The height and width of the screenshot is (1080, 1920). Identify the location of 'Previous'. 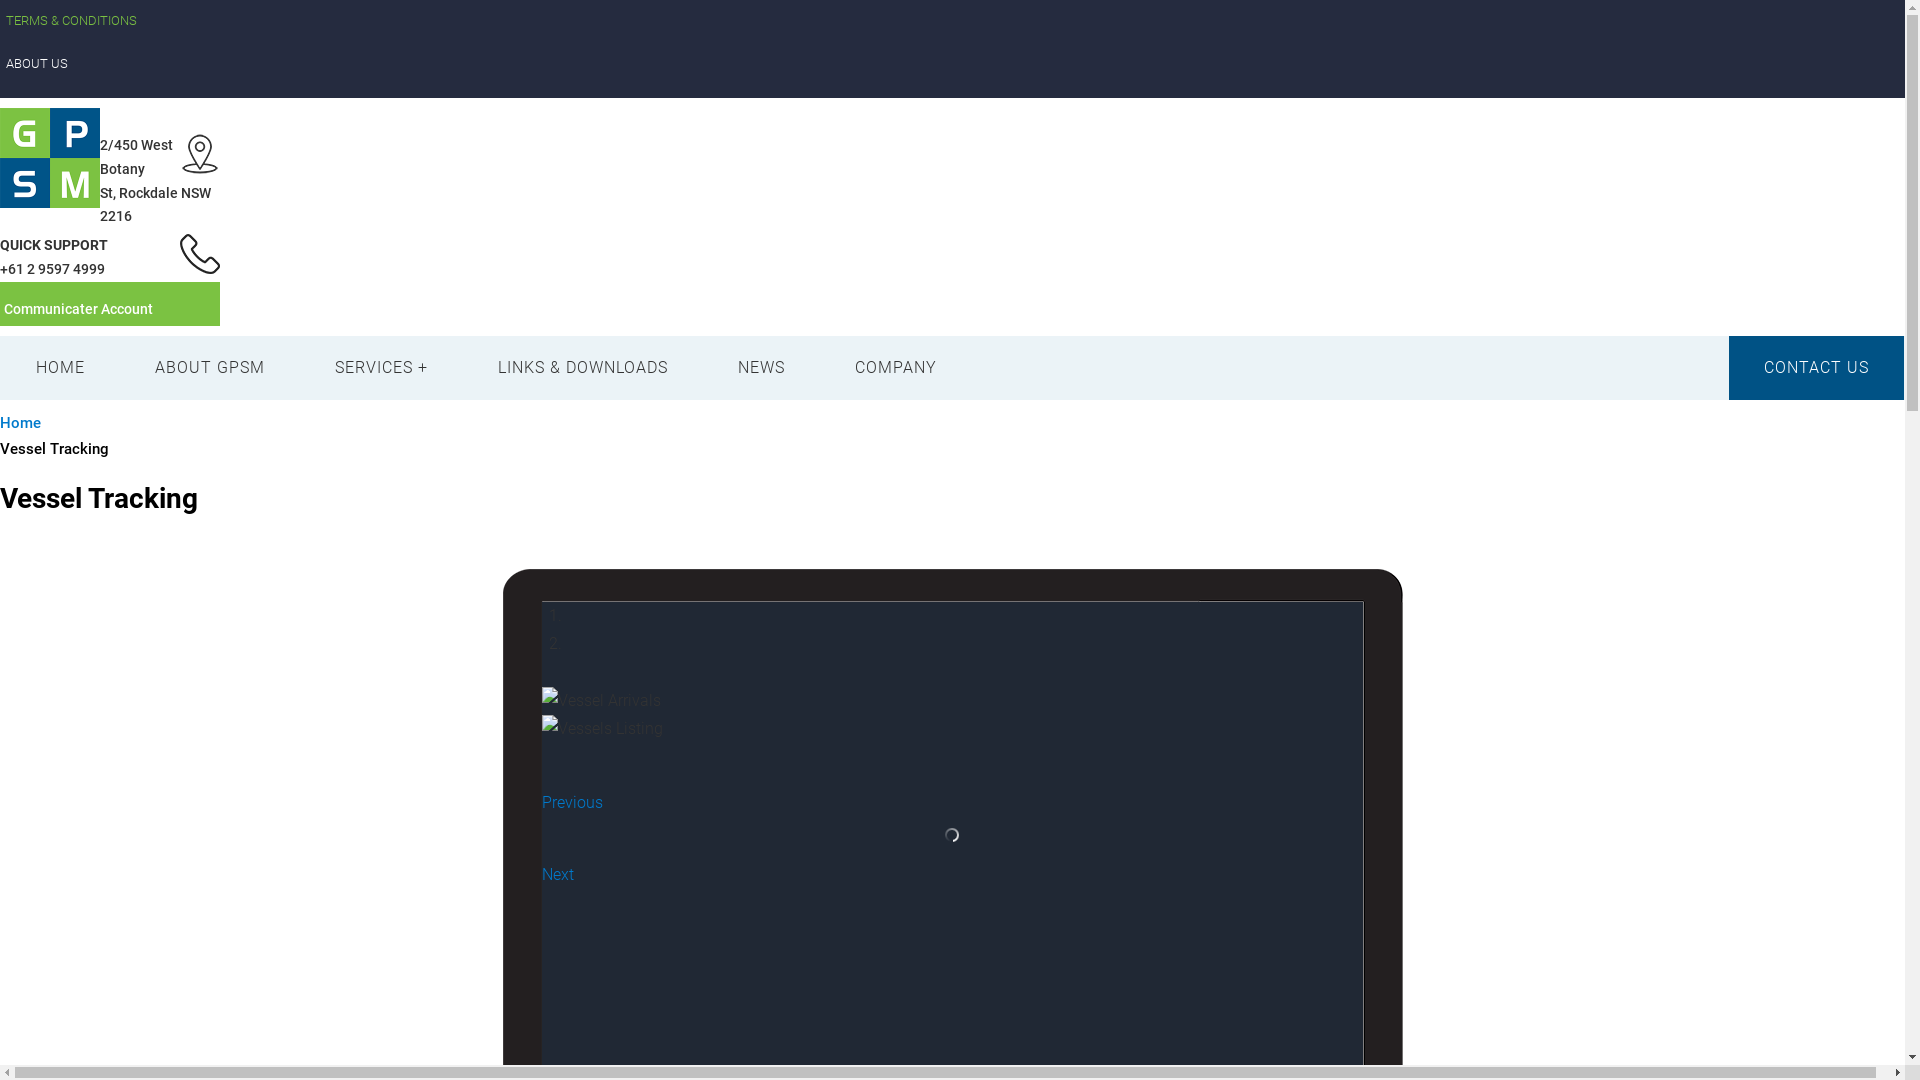
(571, 801).